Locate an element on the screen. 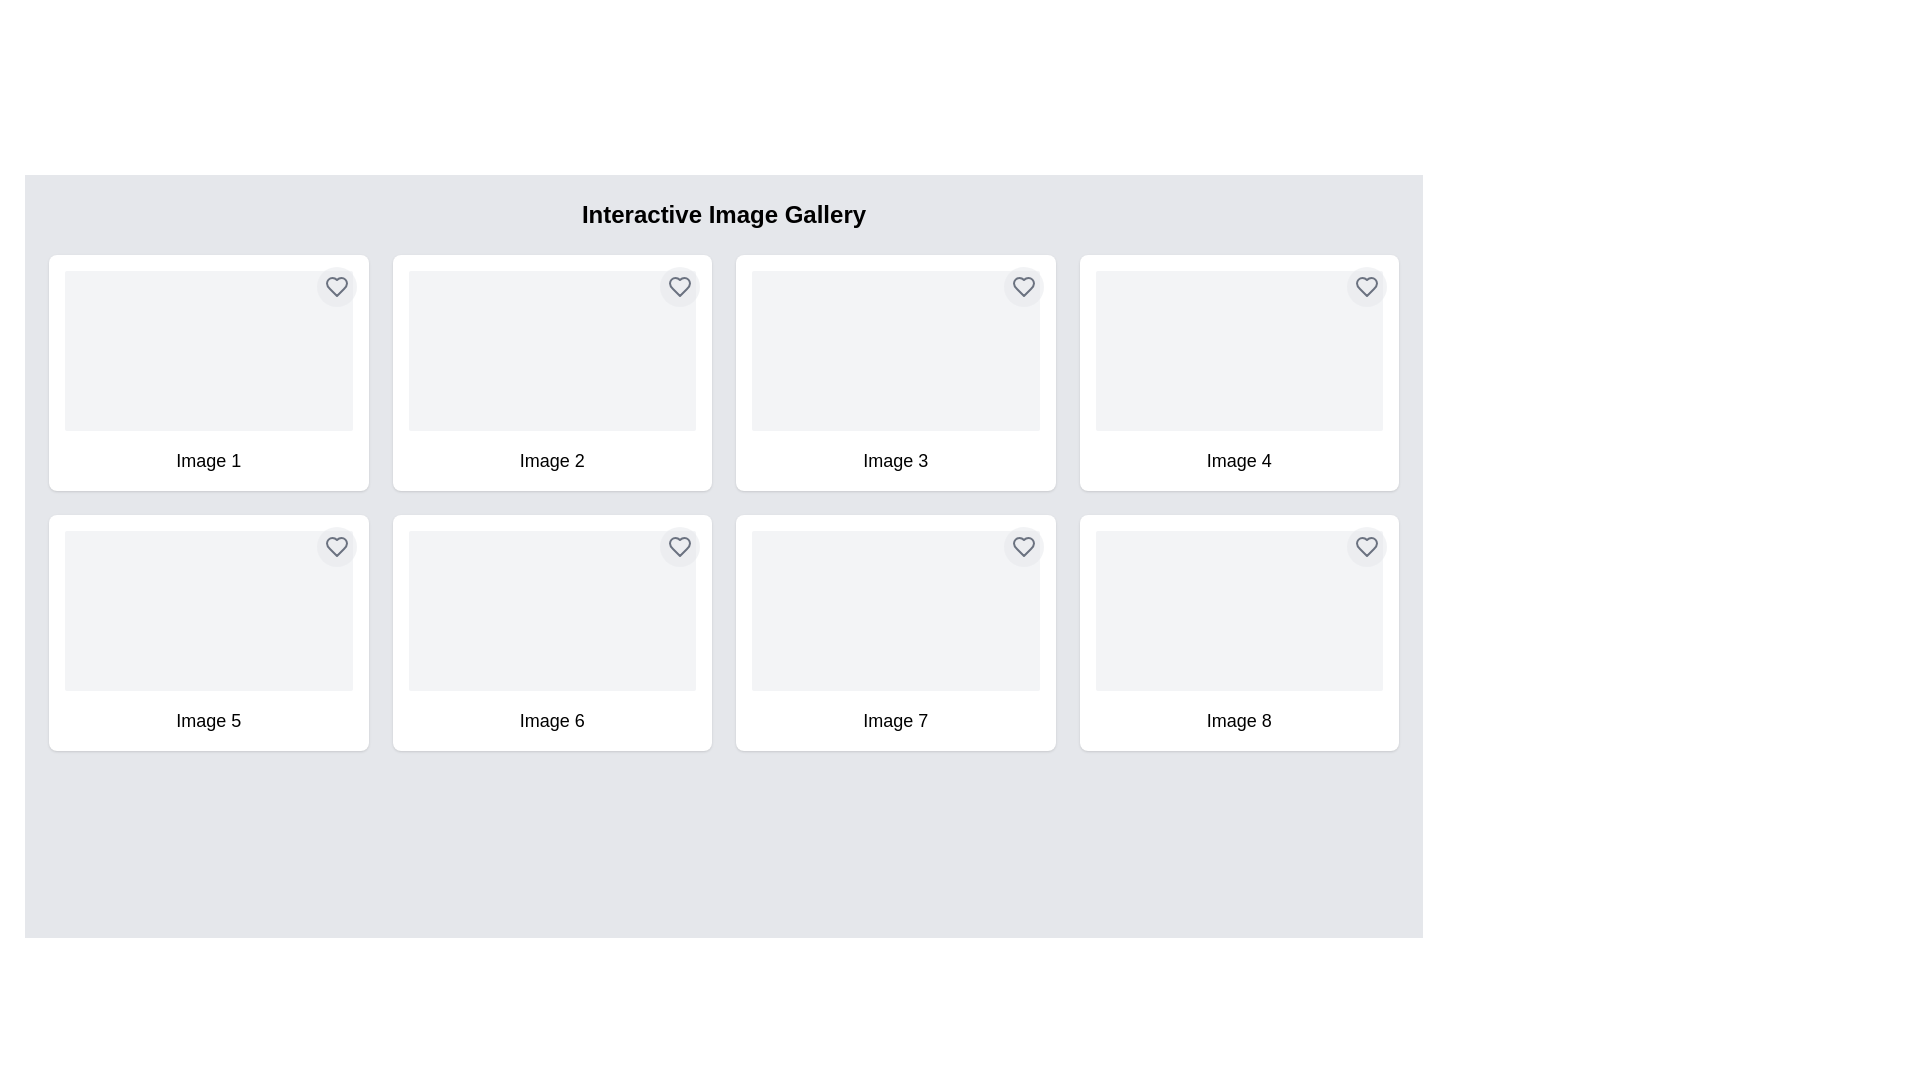 Image resolution: width=1920 pixels, height=1080 pixels. the heart icon in the top-right corner of the thumbnail labeled 'Image 5' to mark the item as a favorite is located at coordinates (336, 547).